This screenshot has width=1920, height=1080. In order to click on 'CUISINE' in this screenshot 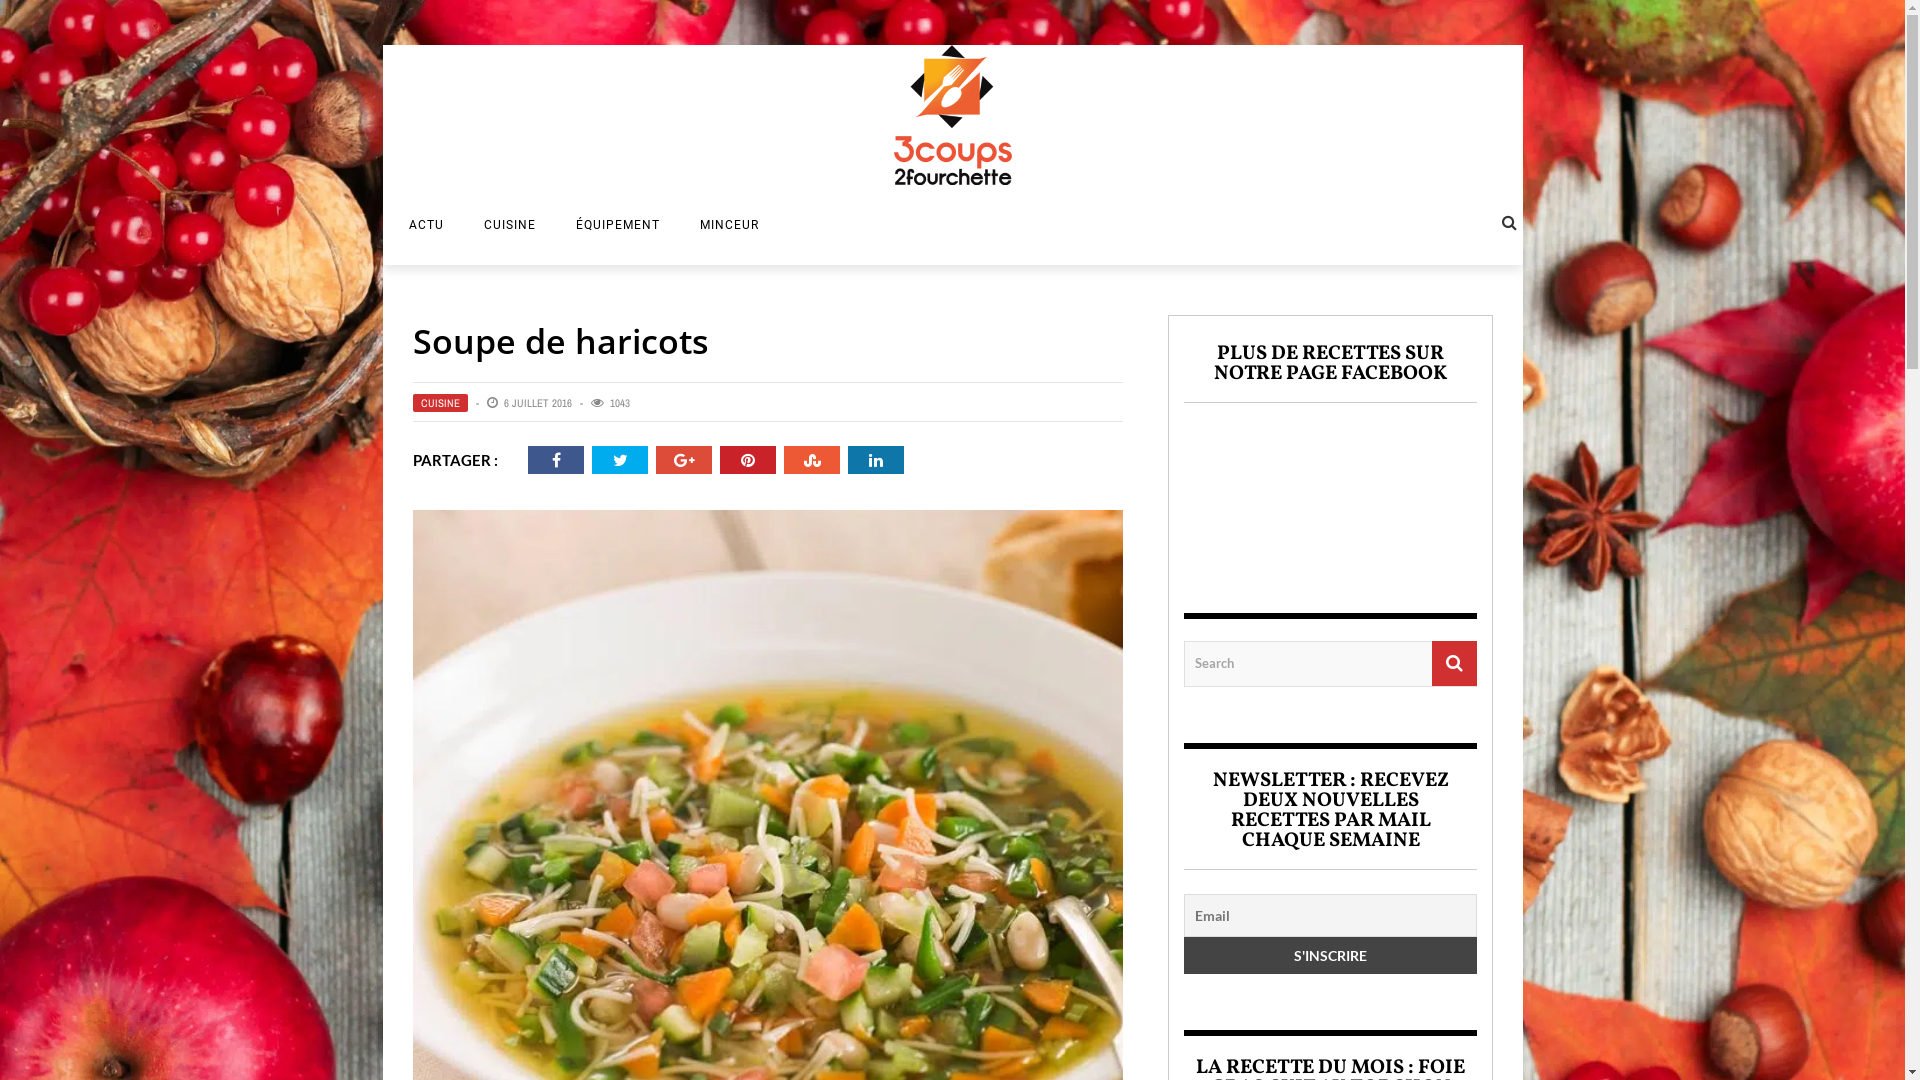, I will do `click(438, 402)`.